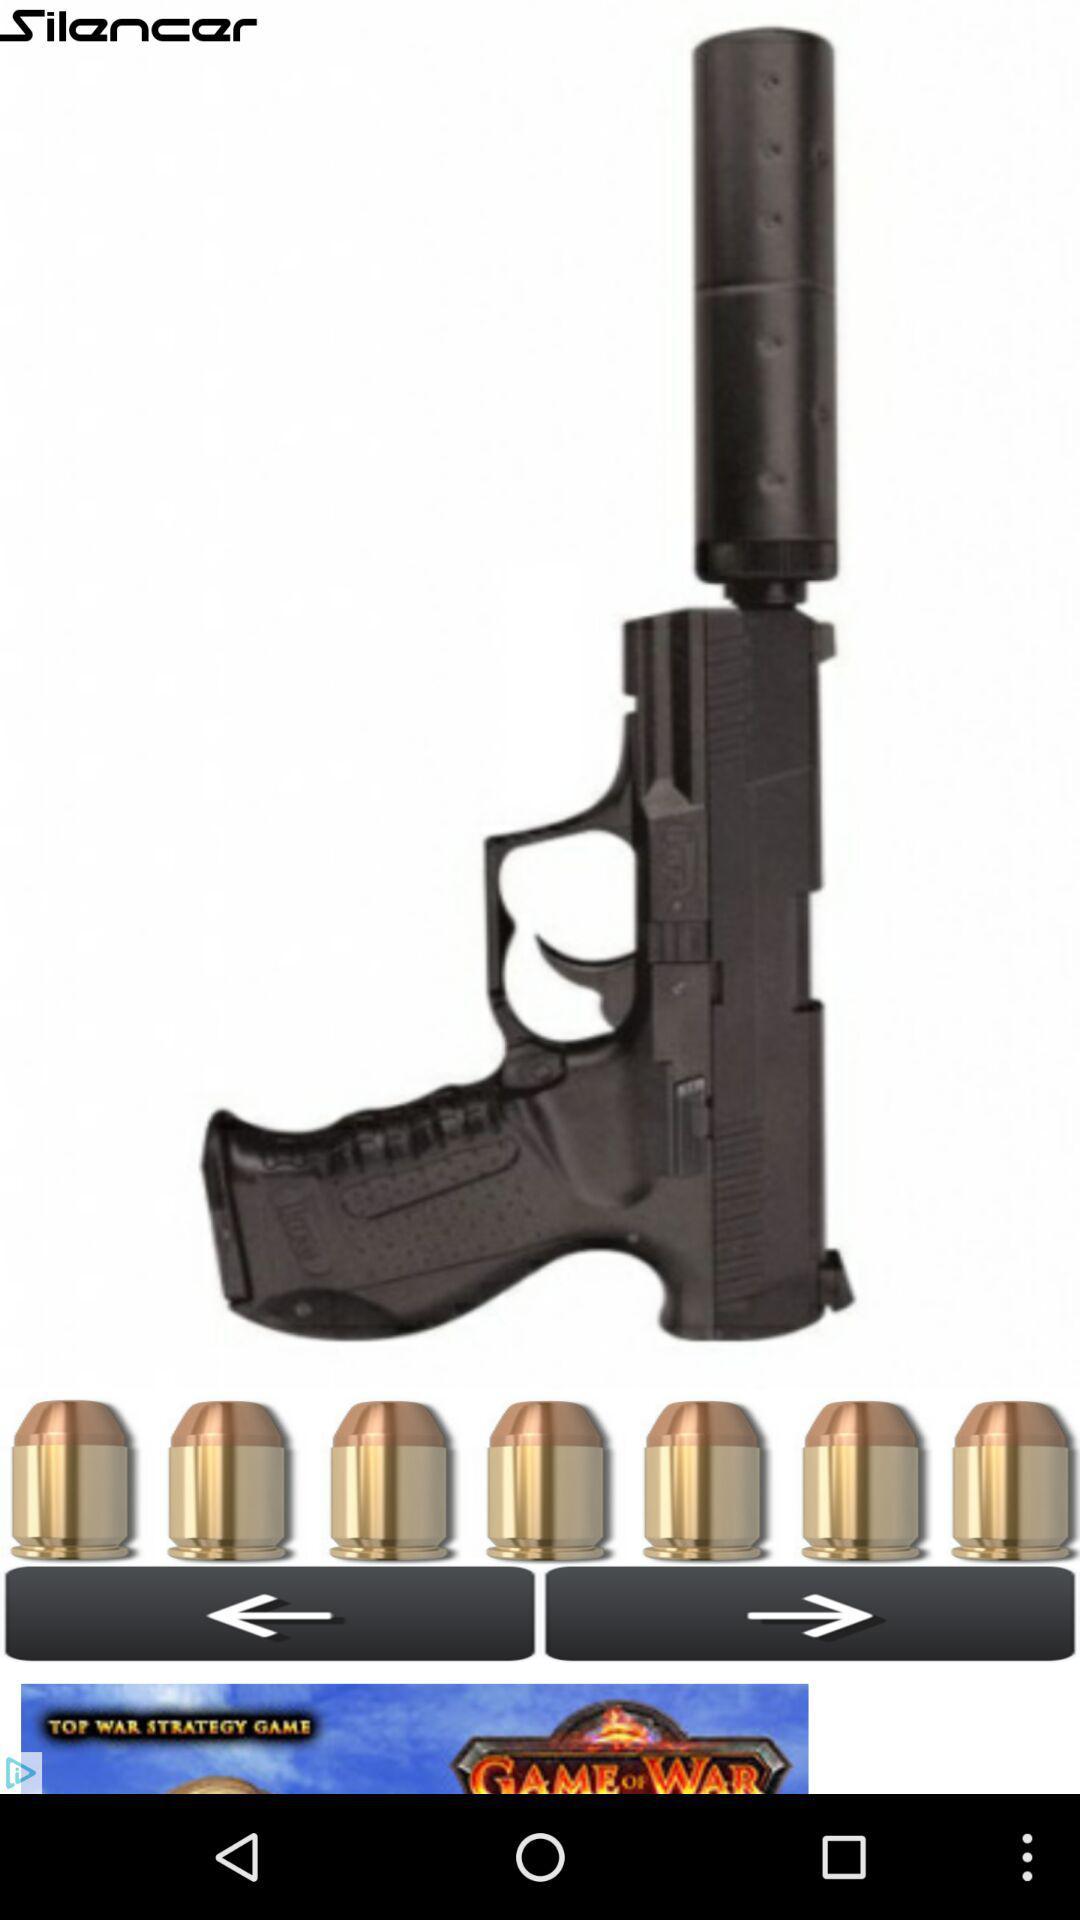 This screenshot has width=1080, height=1920. I want to click on banner advertisement, so click(419, 1727).